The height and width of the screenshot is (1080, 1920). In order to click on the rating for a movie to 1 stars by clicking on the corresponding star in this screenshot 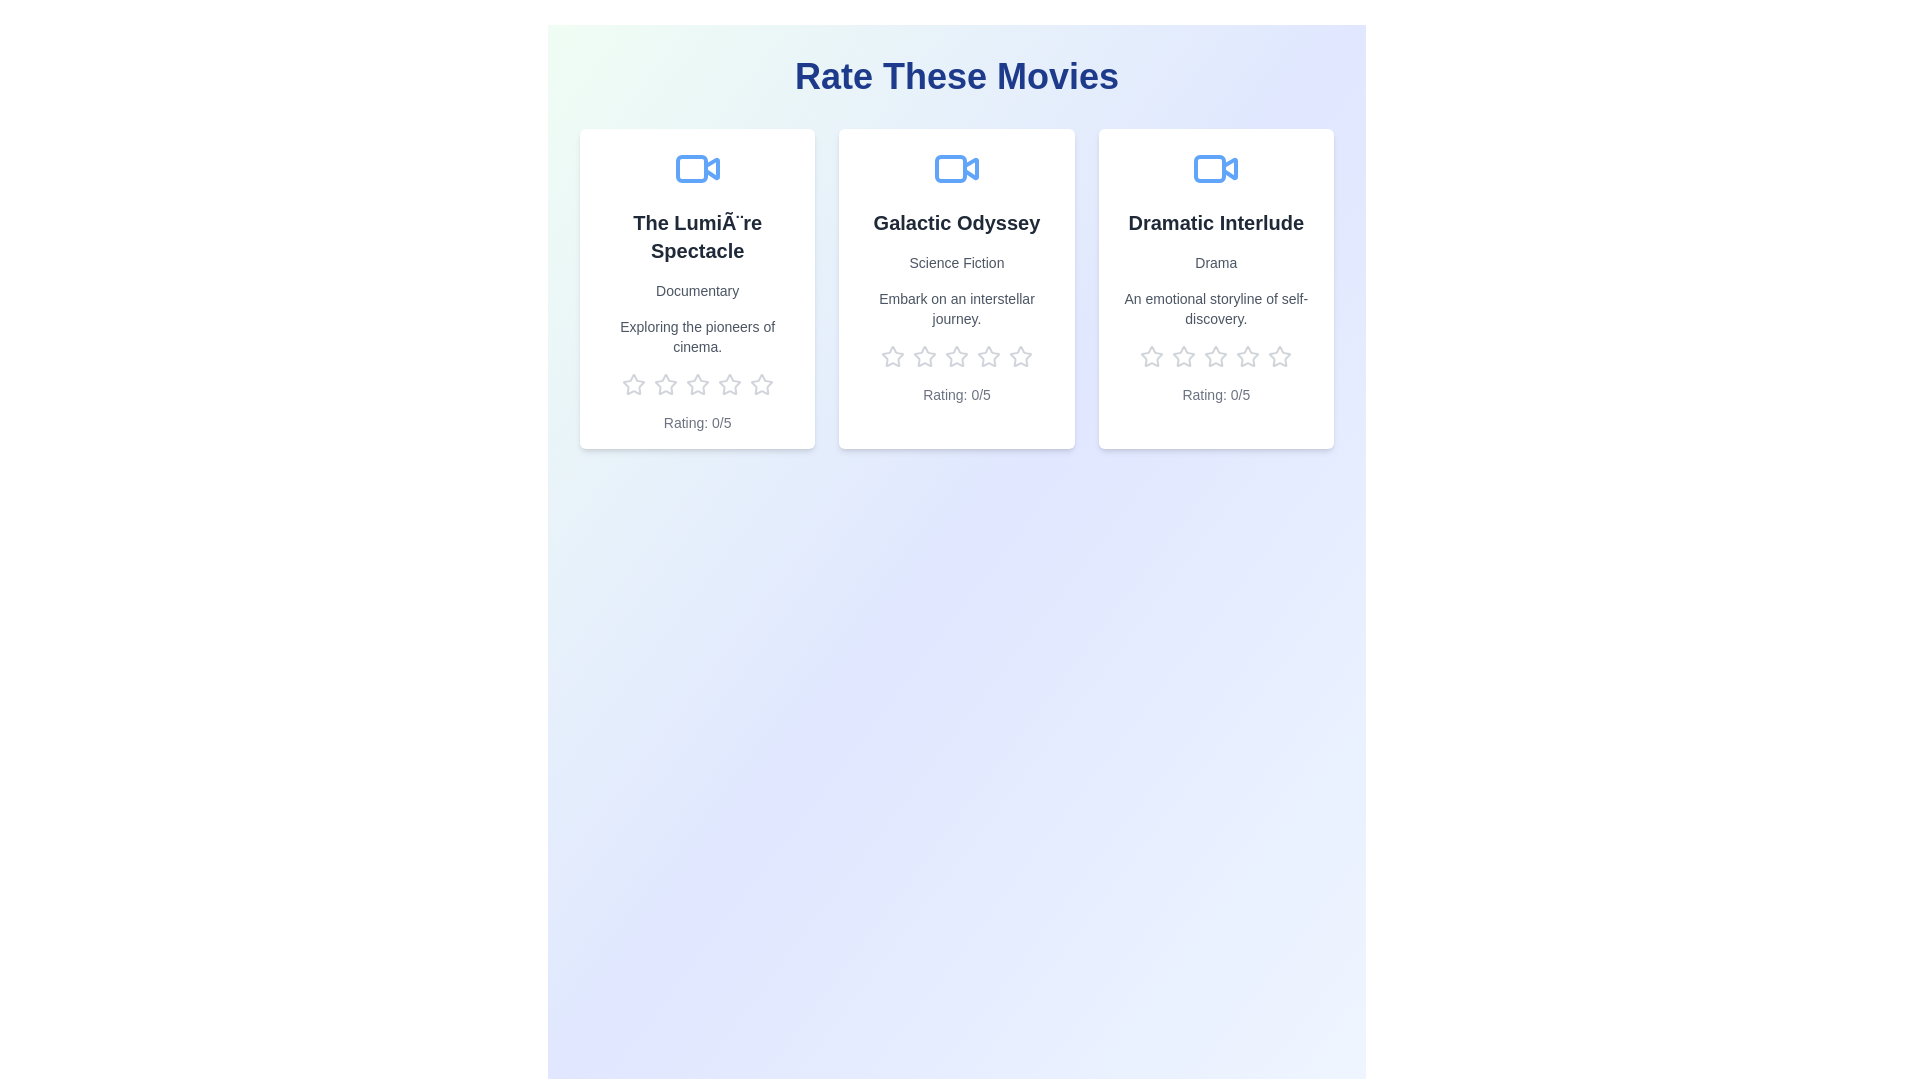, I will do `click(620, 385)`.